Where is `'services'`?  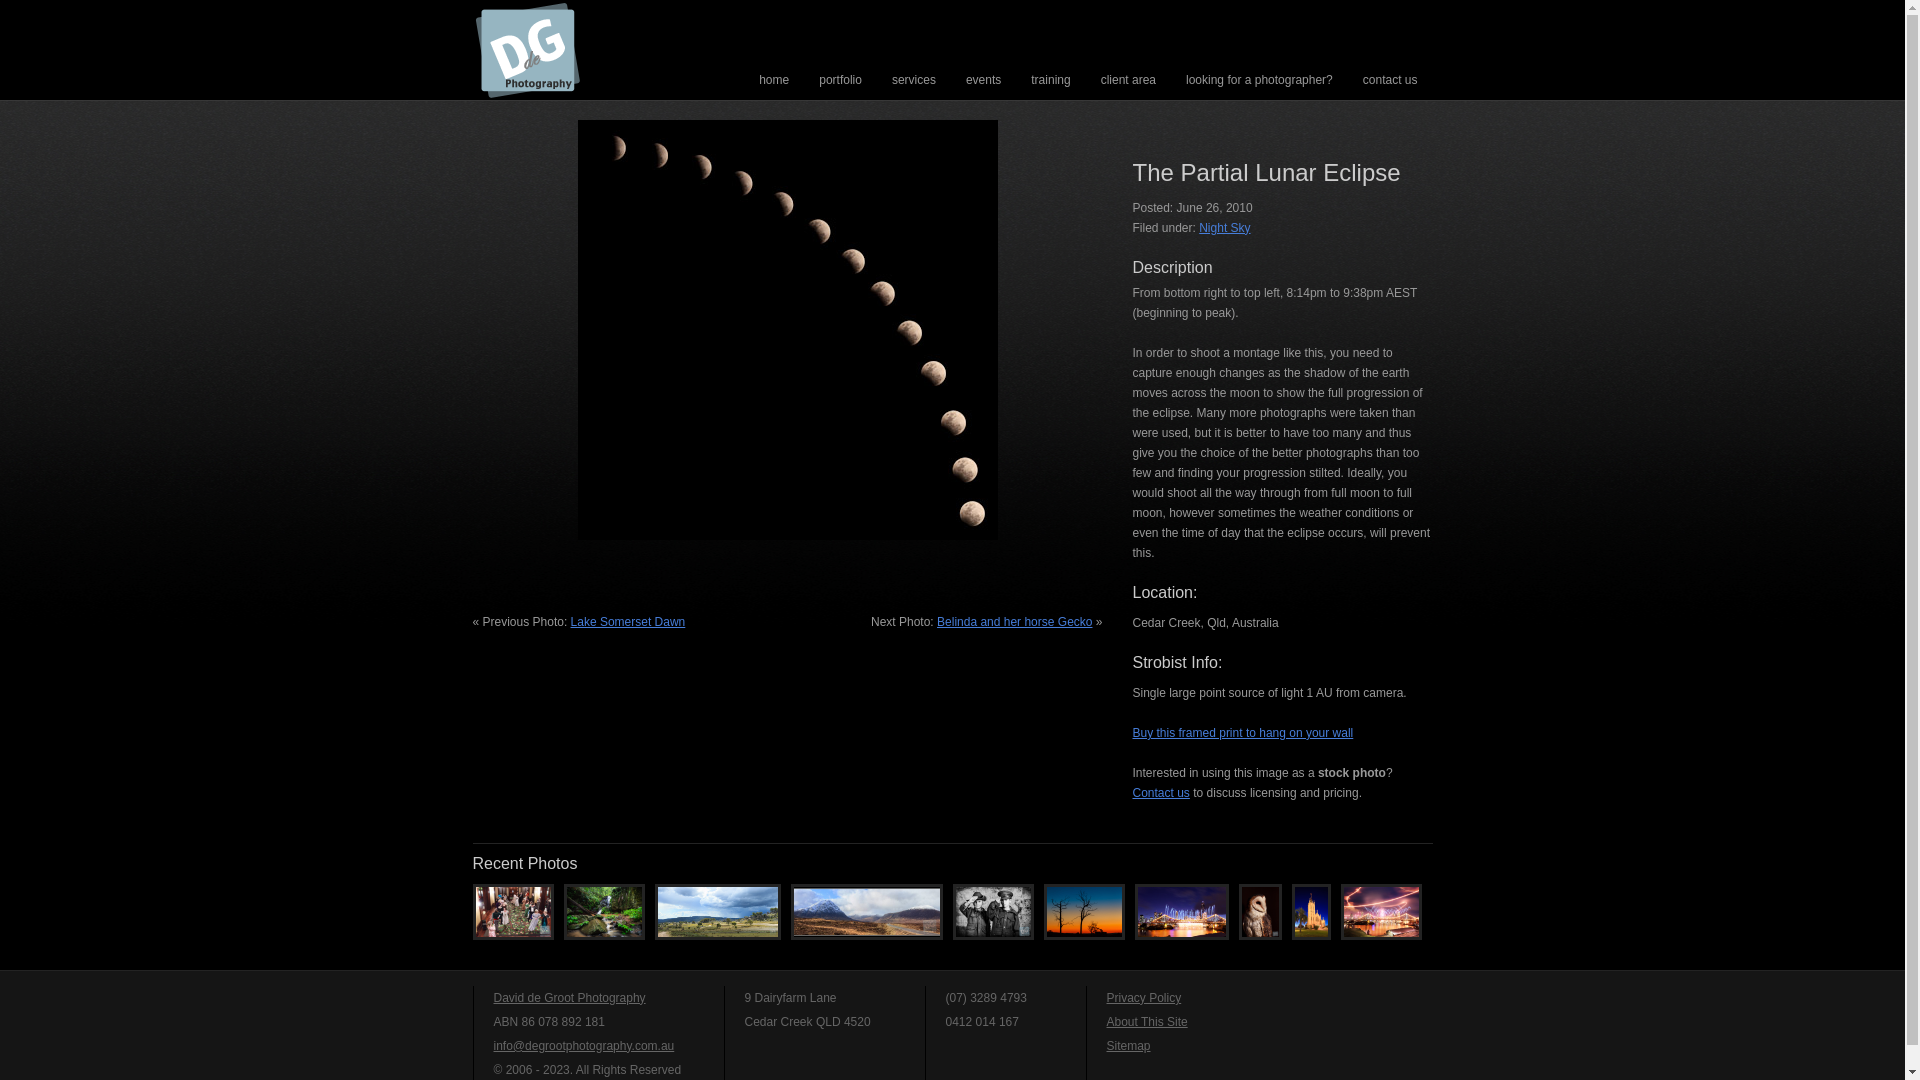
'services' is located at coordinates (912, 81).